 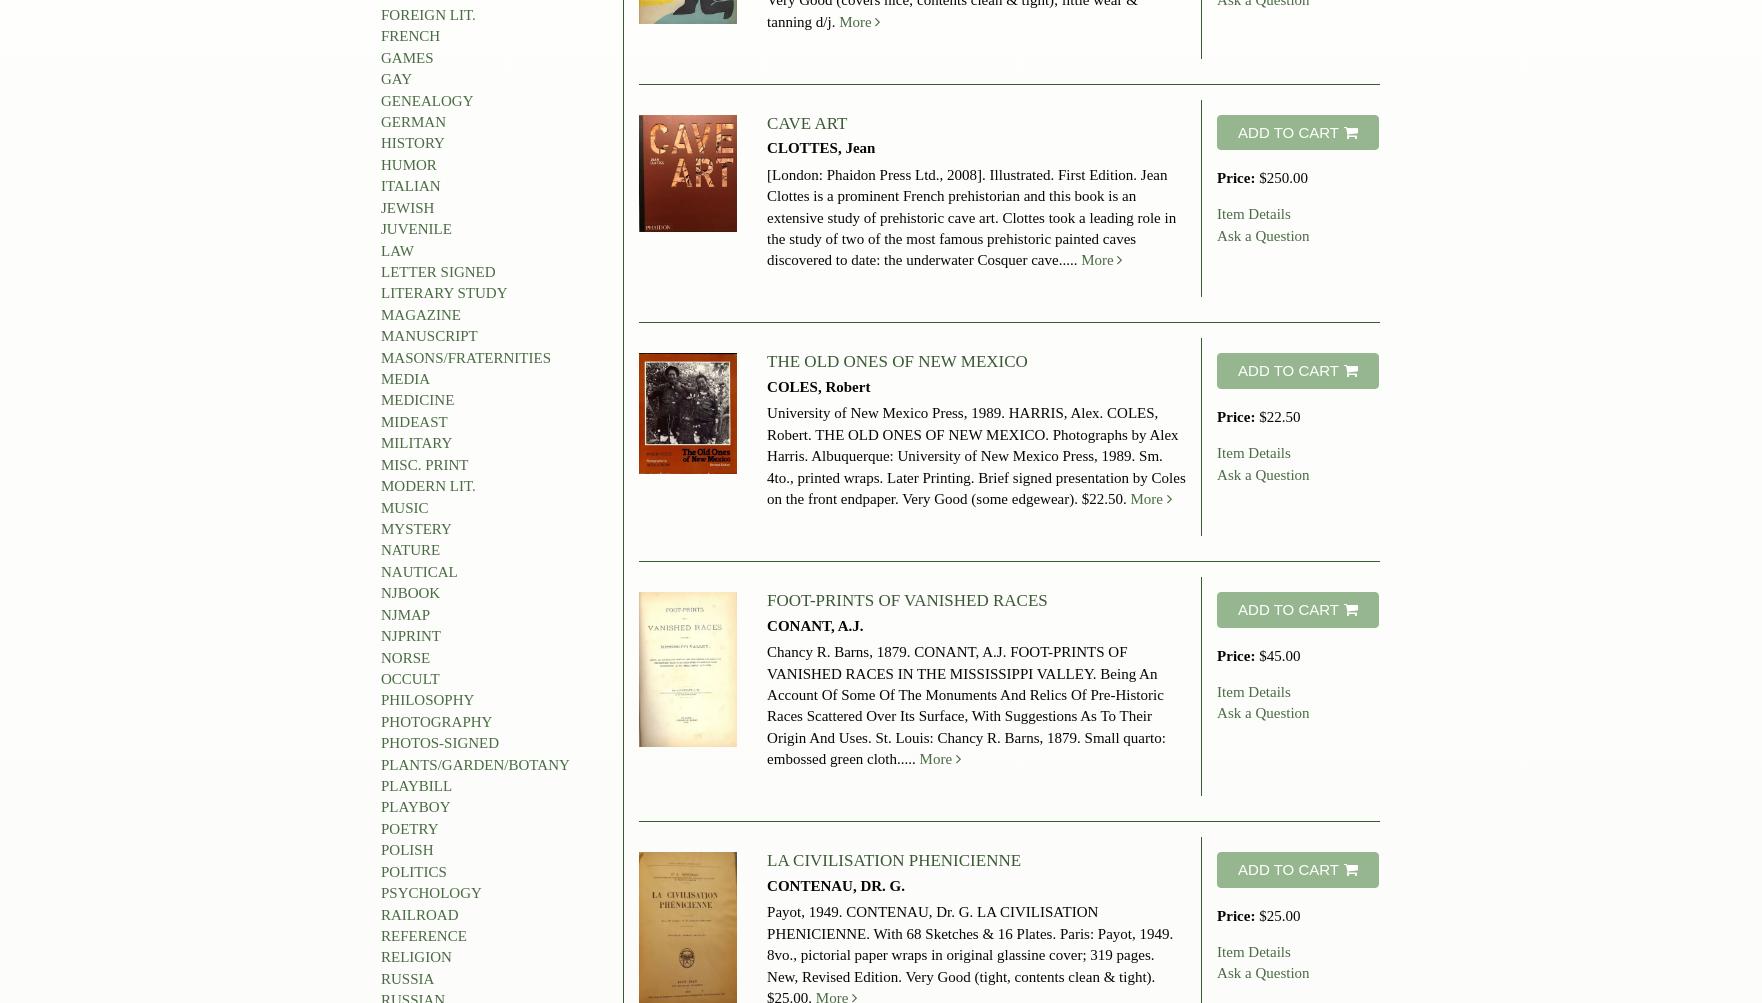 What do you see at coordinates (410, 184) in the screenshot?
I see `'ITALIAN'` at bounding box center [410, 184].